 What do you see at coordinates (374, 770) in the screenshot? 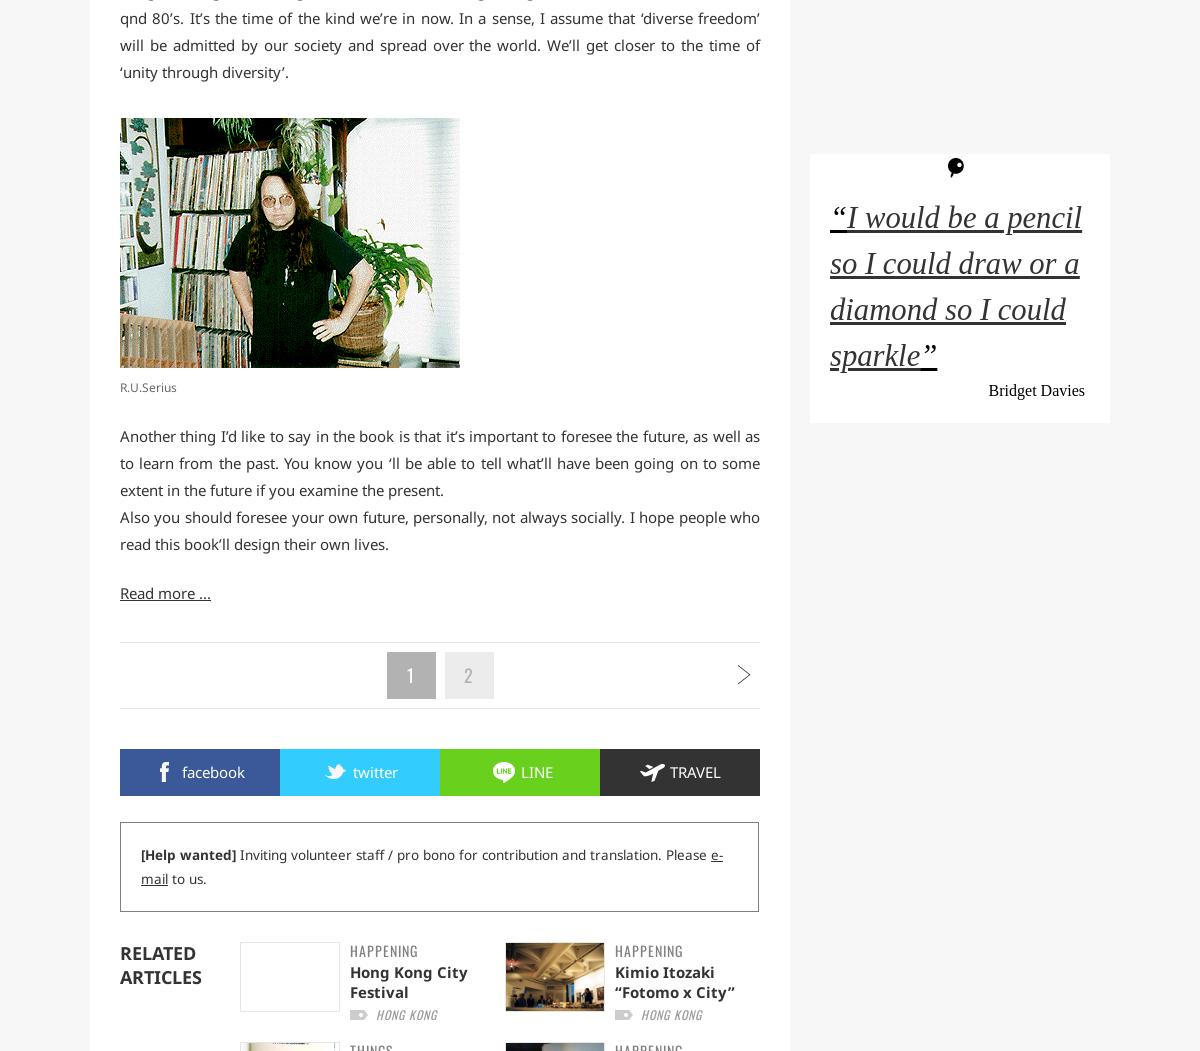
I see `'twitter'` at bounding box center [374, 770].